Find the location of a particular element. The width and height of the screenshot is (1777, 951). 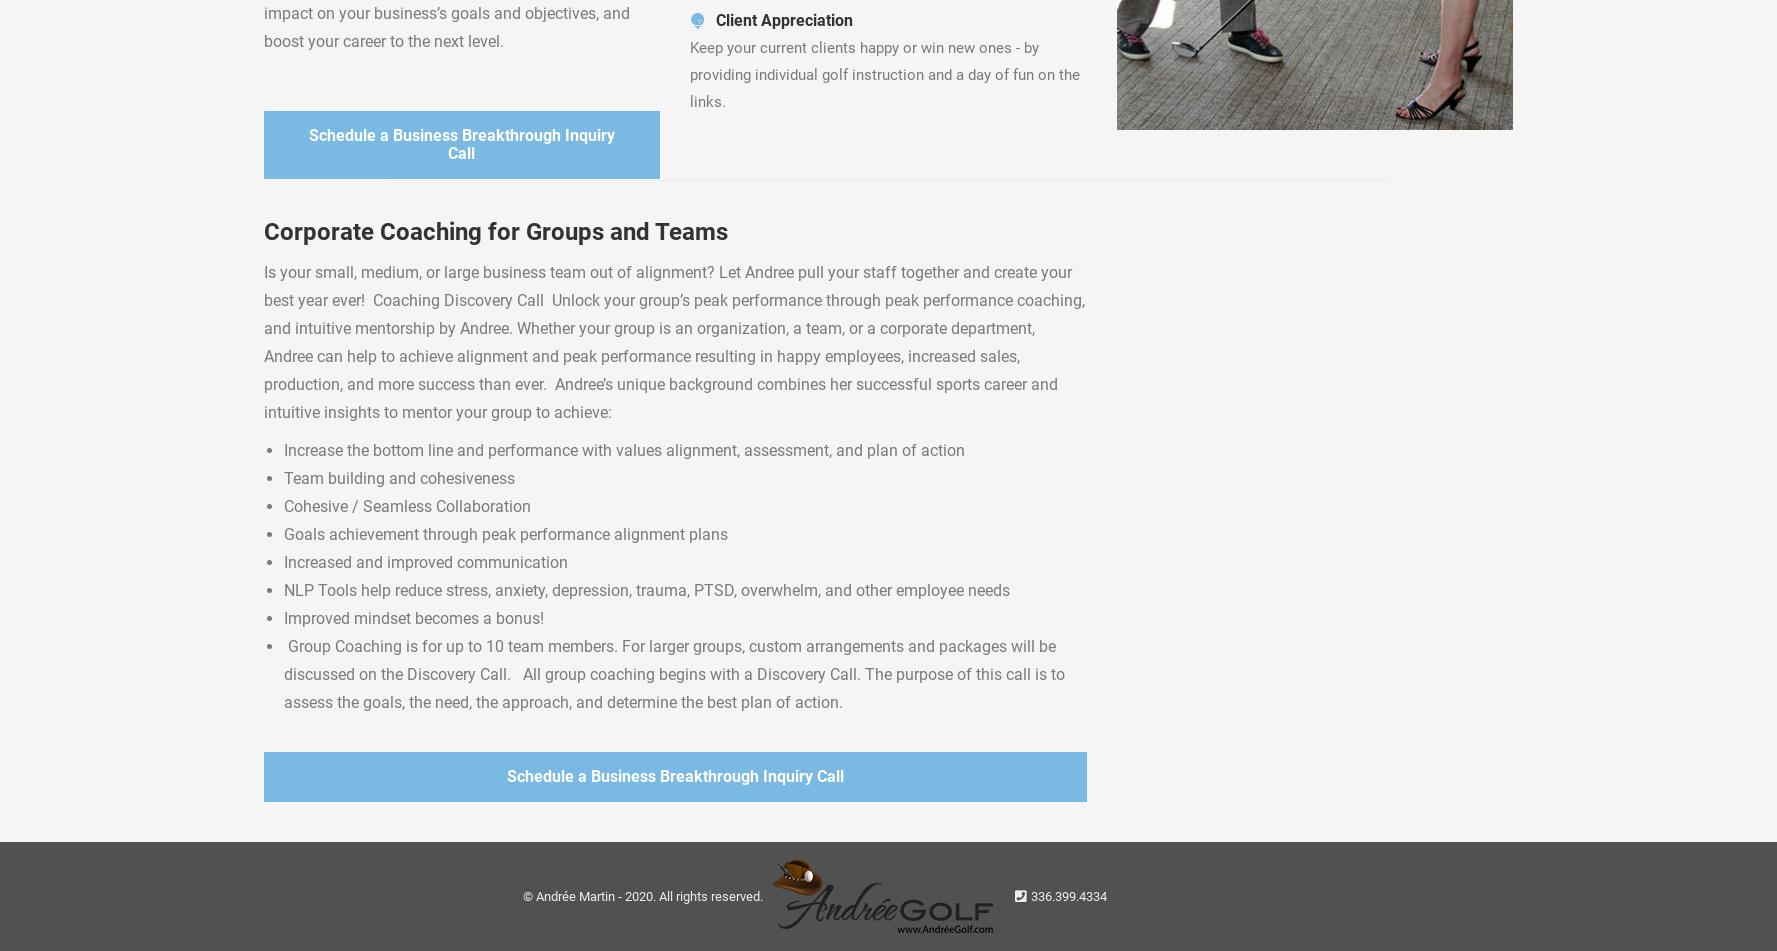

'Team building and cohesiveness' is located at coordinates (398, 477).